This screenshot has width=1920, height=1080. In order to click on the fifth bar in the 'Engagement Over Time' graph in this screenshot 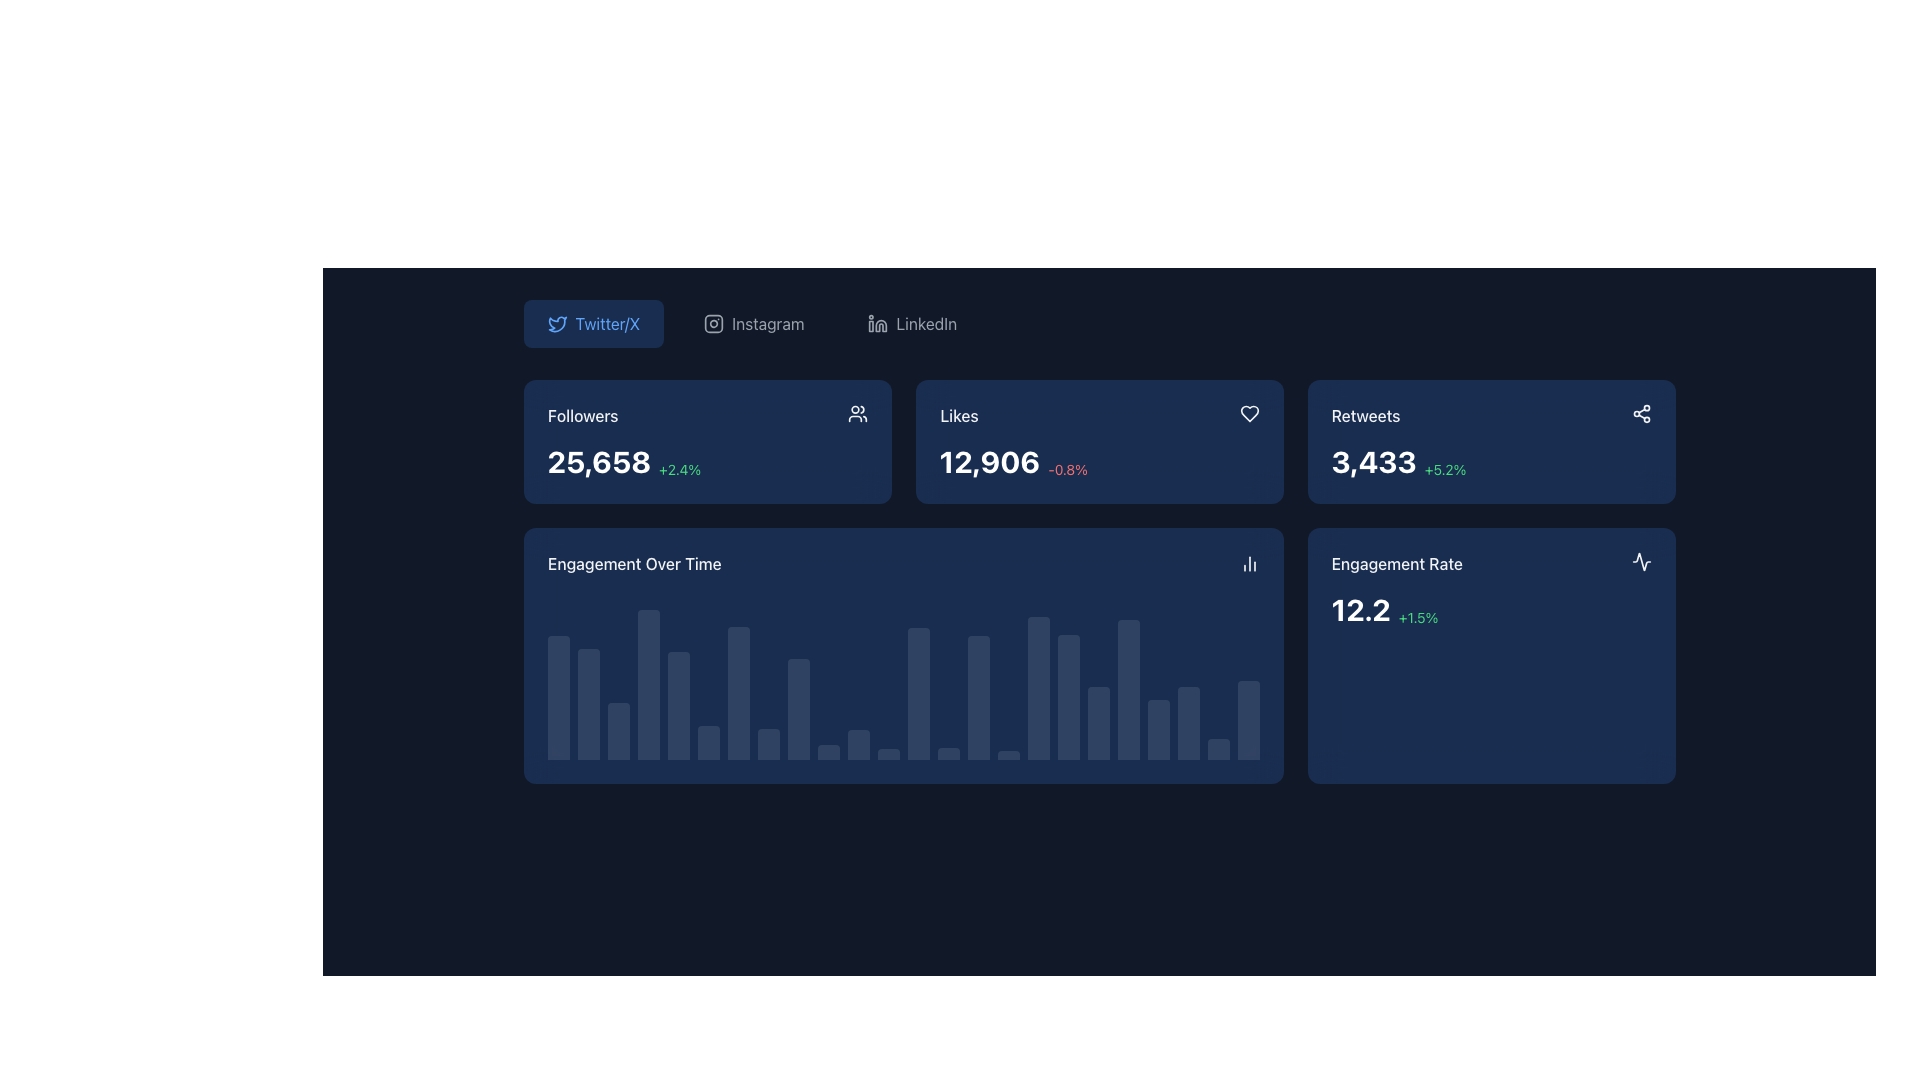, I will do `click(678, 704)`.